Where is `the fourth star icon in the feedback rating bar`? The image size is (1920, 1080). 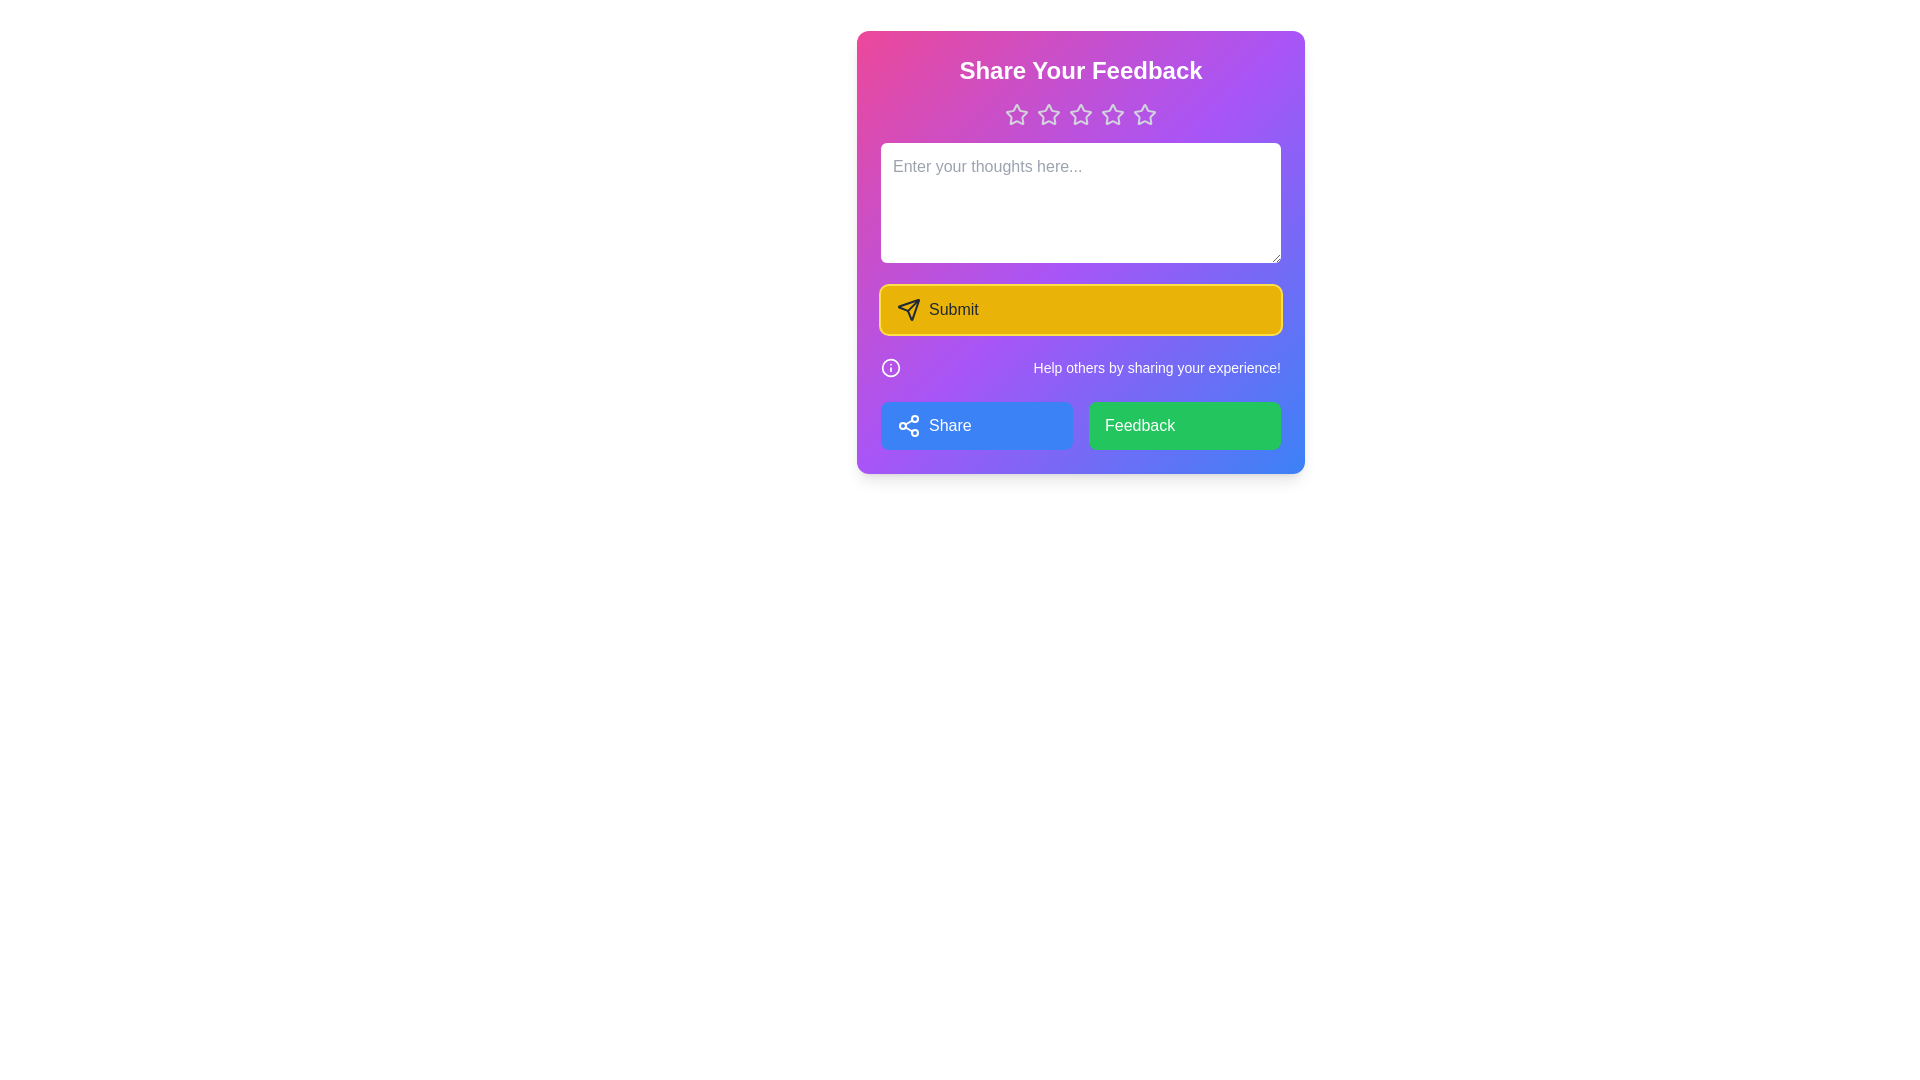
the fourth star icon in the feedback rating bar is located at coordinates (1112, 114).